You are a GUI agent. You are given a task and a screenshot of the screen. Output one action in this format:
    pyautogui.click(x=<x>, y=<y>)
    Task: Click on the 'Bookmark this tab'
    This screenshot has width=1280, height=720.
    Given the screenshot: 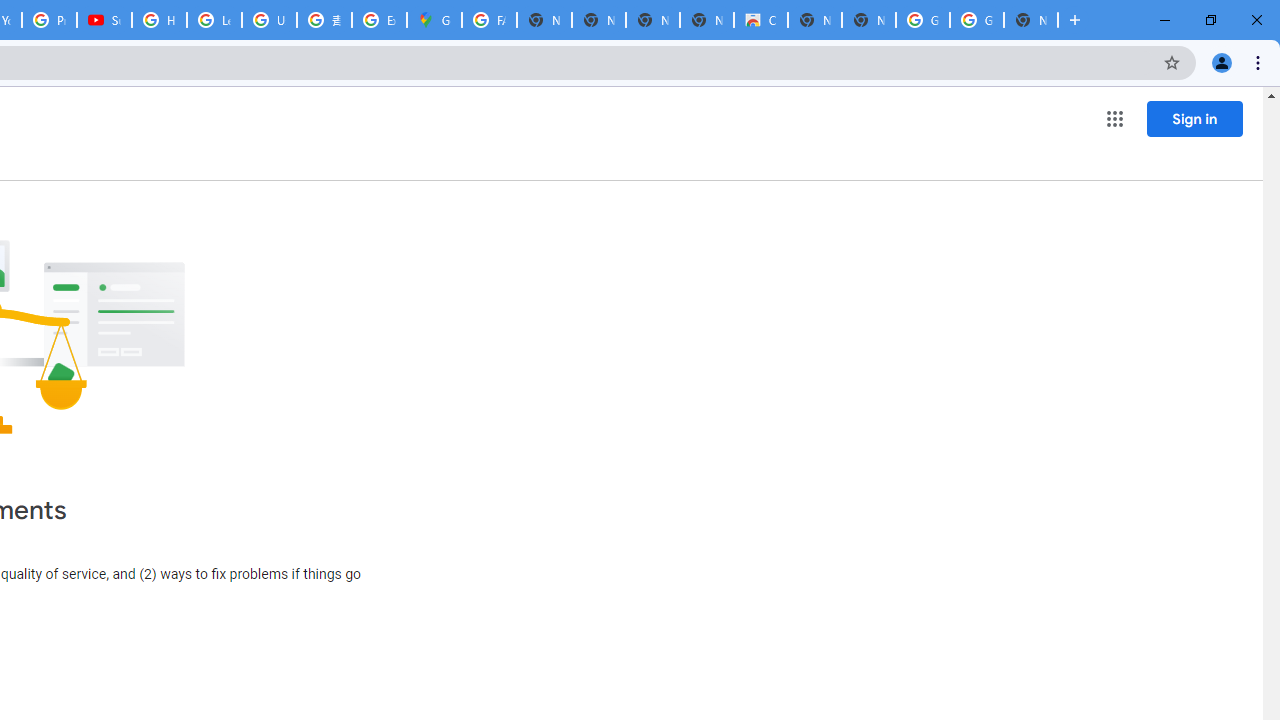 What is the action you would take?
    pyautogui.click(x=1171, y=61)
    